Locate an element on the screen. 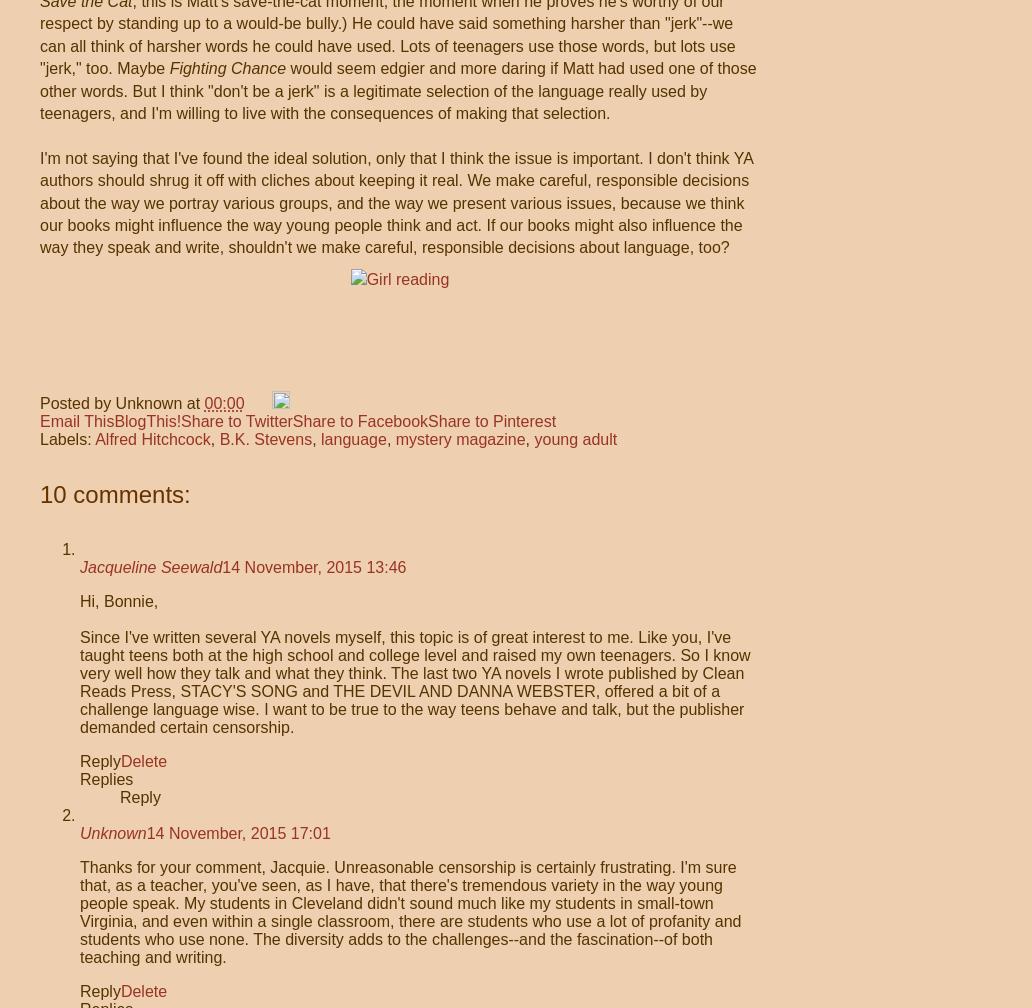  'Labels:' is located at coordinates (67, 439).